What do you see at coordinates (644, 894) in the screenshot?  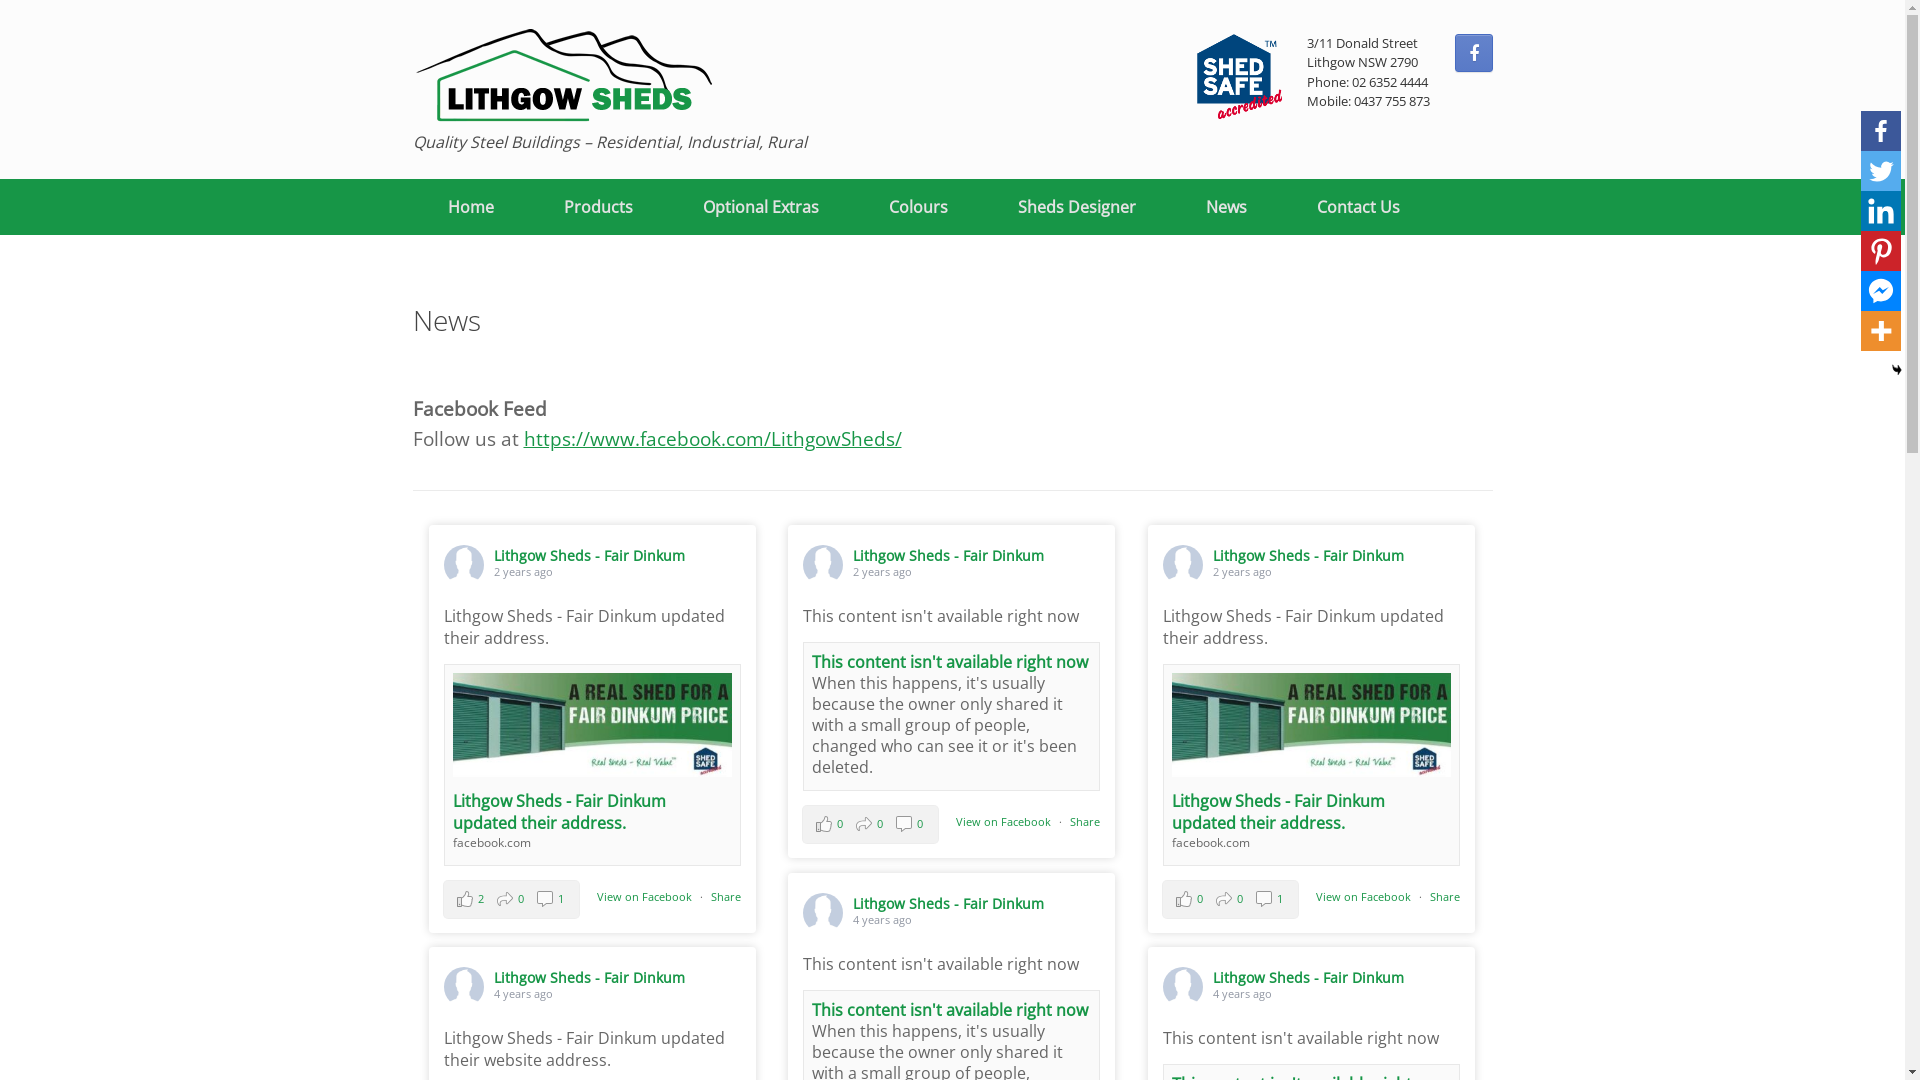 I see `'View on Facebook'` at bounding box center [644, 894].